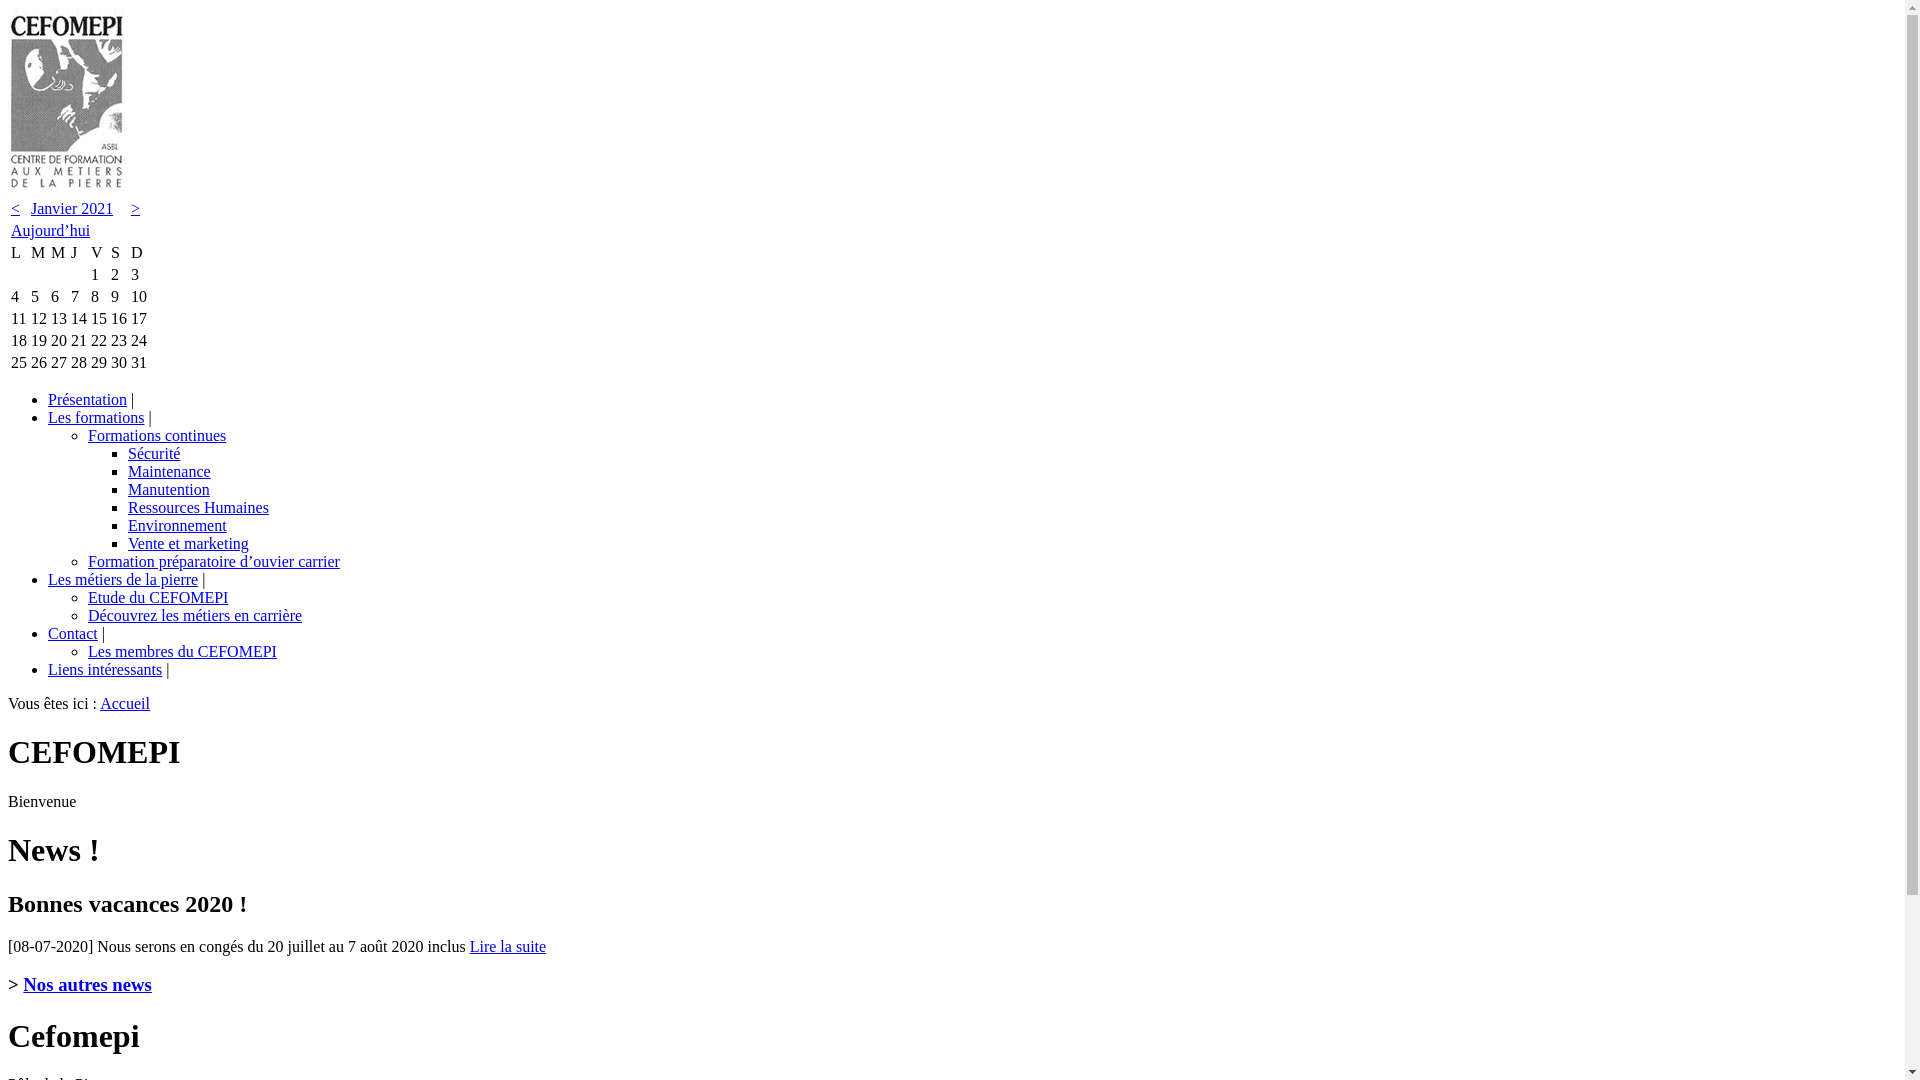 Image resolution: width=1920 pixels, height=1080 pixels. What do you see at coordinates (10, 208) in the screenshot?
I see `'<'` at bounding box center [10, 208].